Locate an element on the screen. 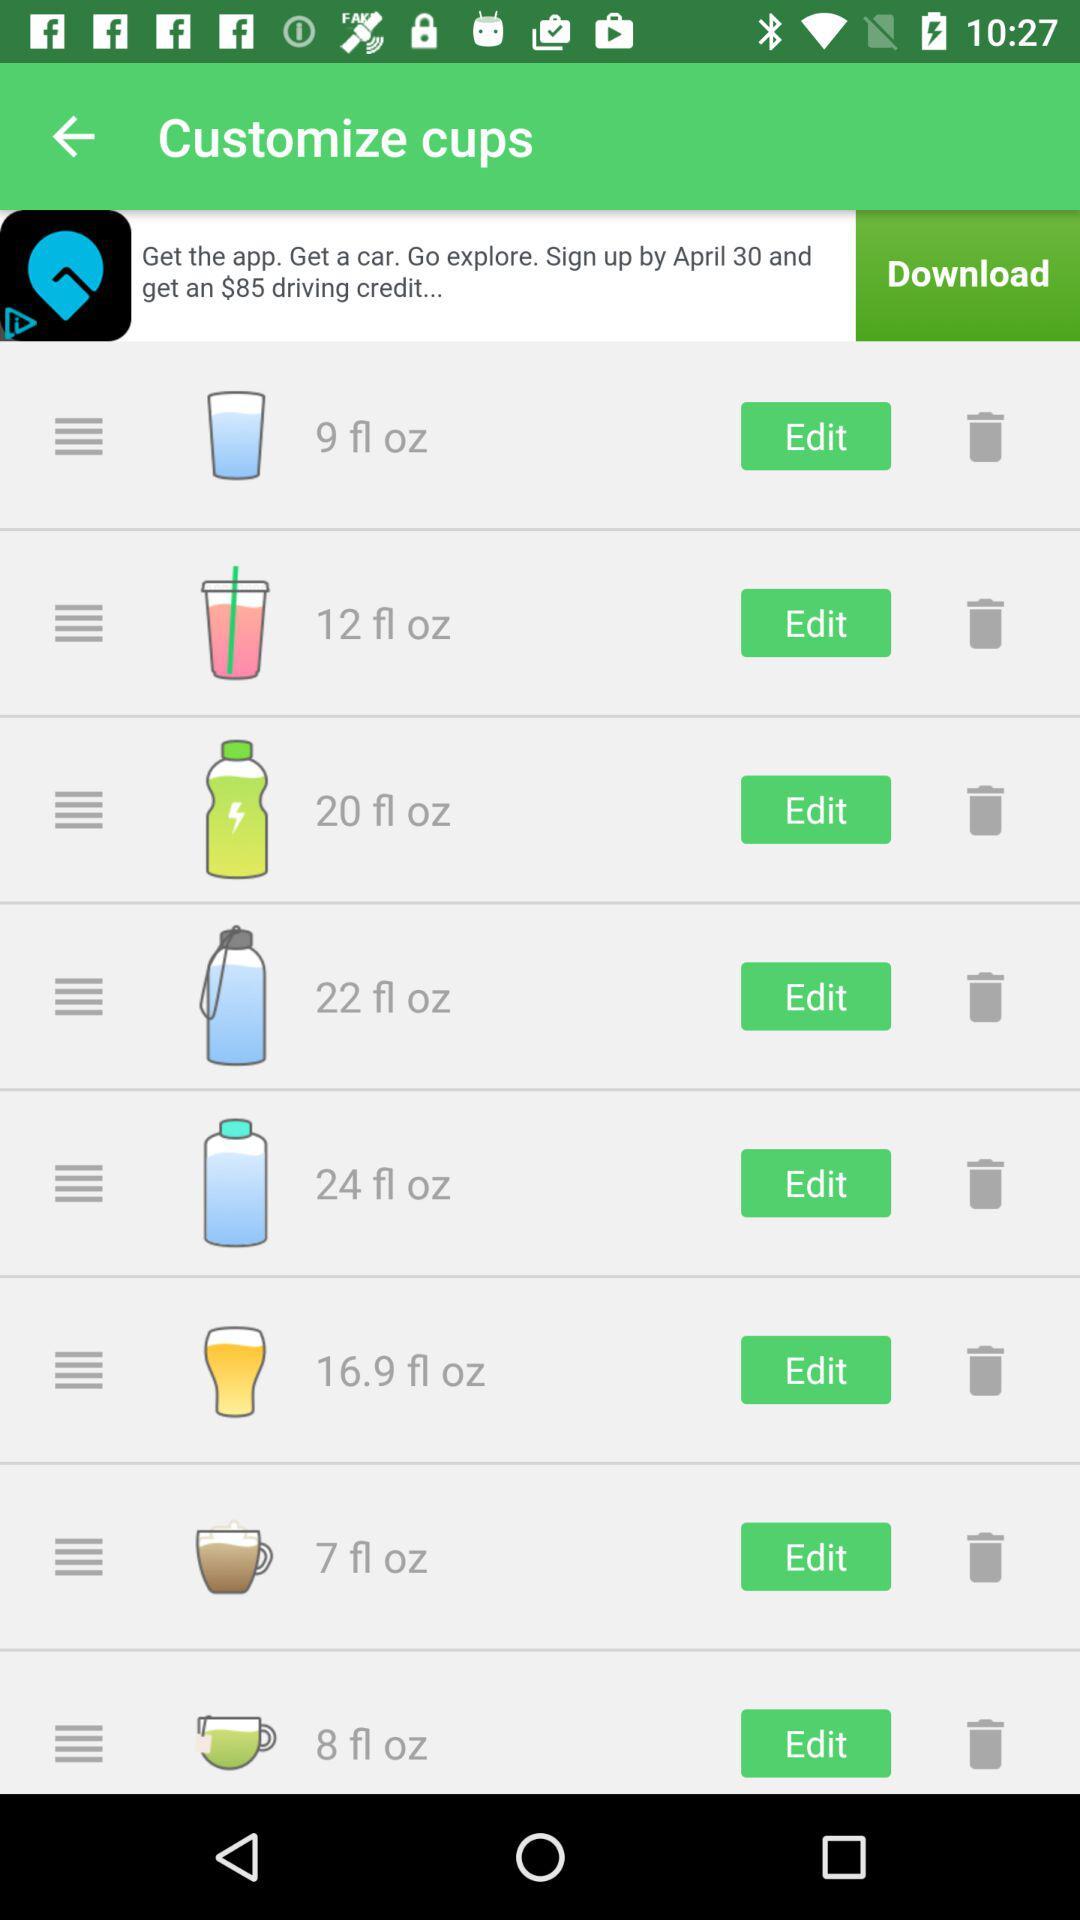 This screenshot has height=1920, width=1080. delete page is located at coordinates (984, 435).